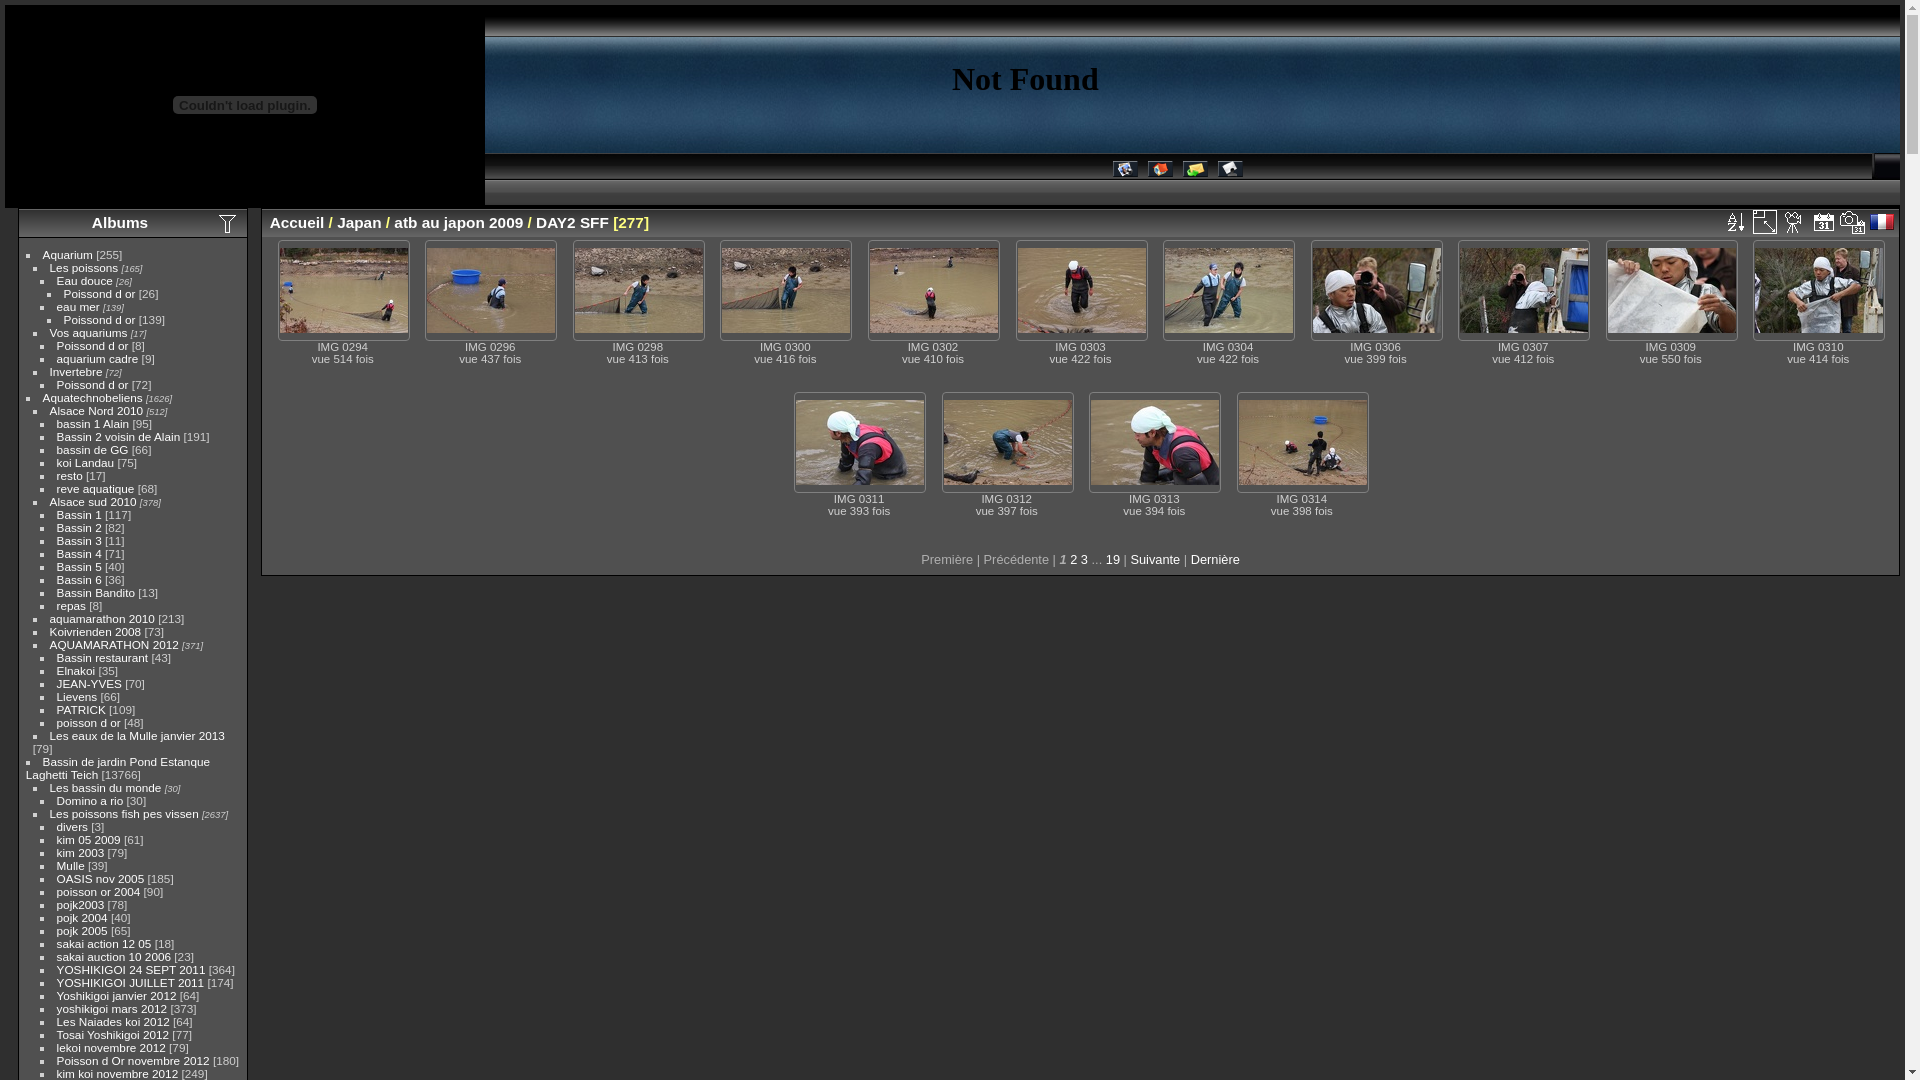 The width and height of the screenshot is (1920, 1080). I want to click on 'Bassin restaurant', so click(101, 657).